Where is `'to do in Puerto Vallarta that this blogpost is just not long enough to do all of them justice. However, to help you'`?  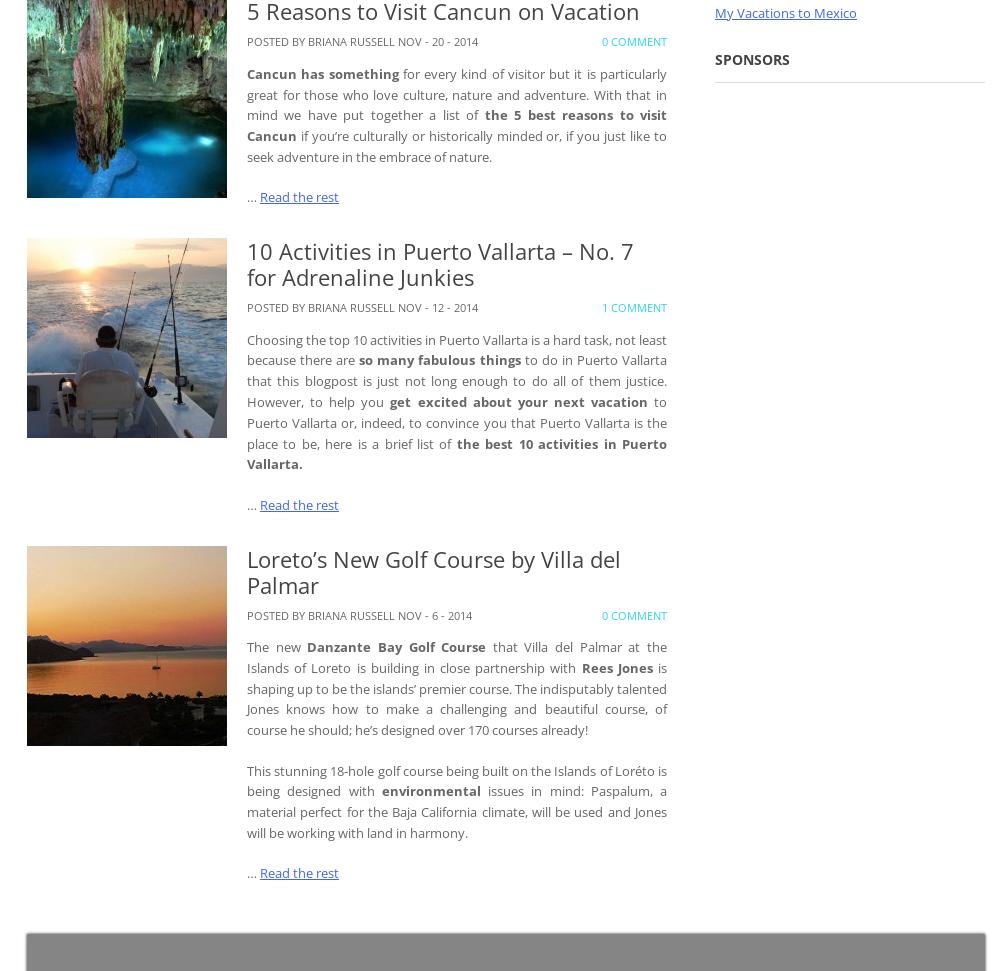
'to do in Puerto Vallarta that this blogpost is just not long enough to do all of them justice. However, to help you' is located at coordinates (456, 380).